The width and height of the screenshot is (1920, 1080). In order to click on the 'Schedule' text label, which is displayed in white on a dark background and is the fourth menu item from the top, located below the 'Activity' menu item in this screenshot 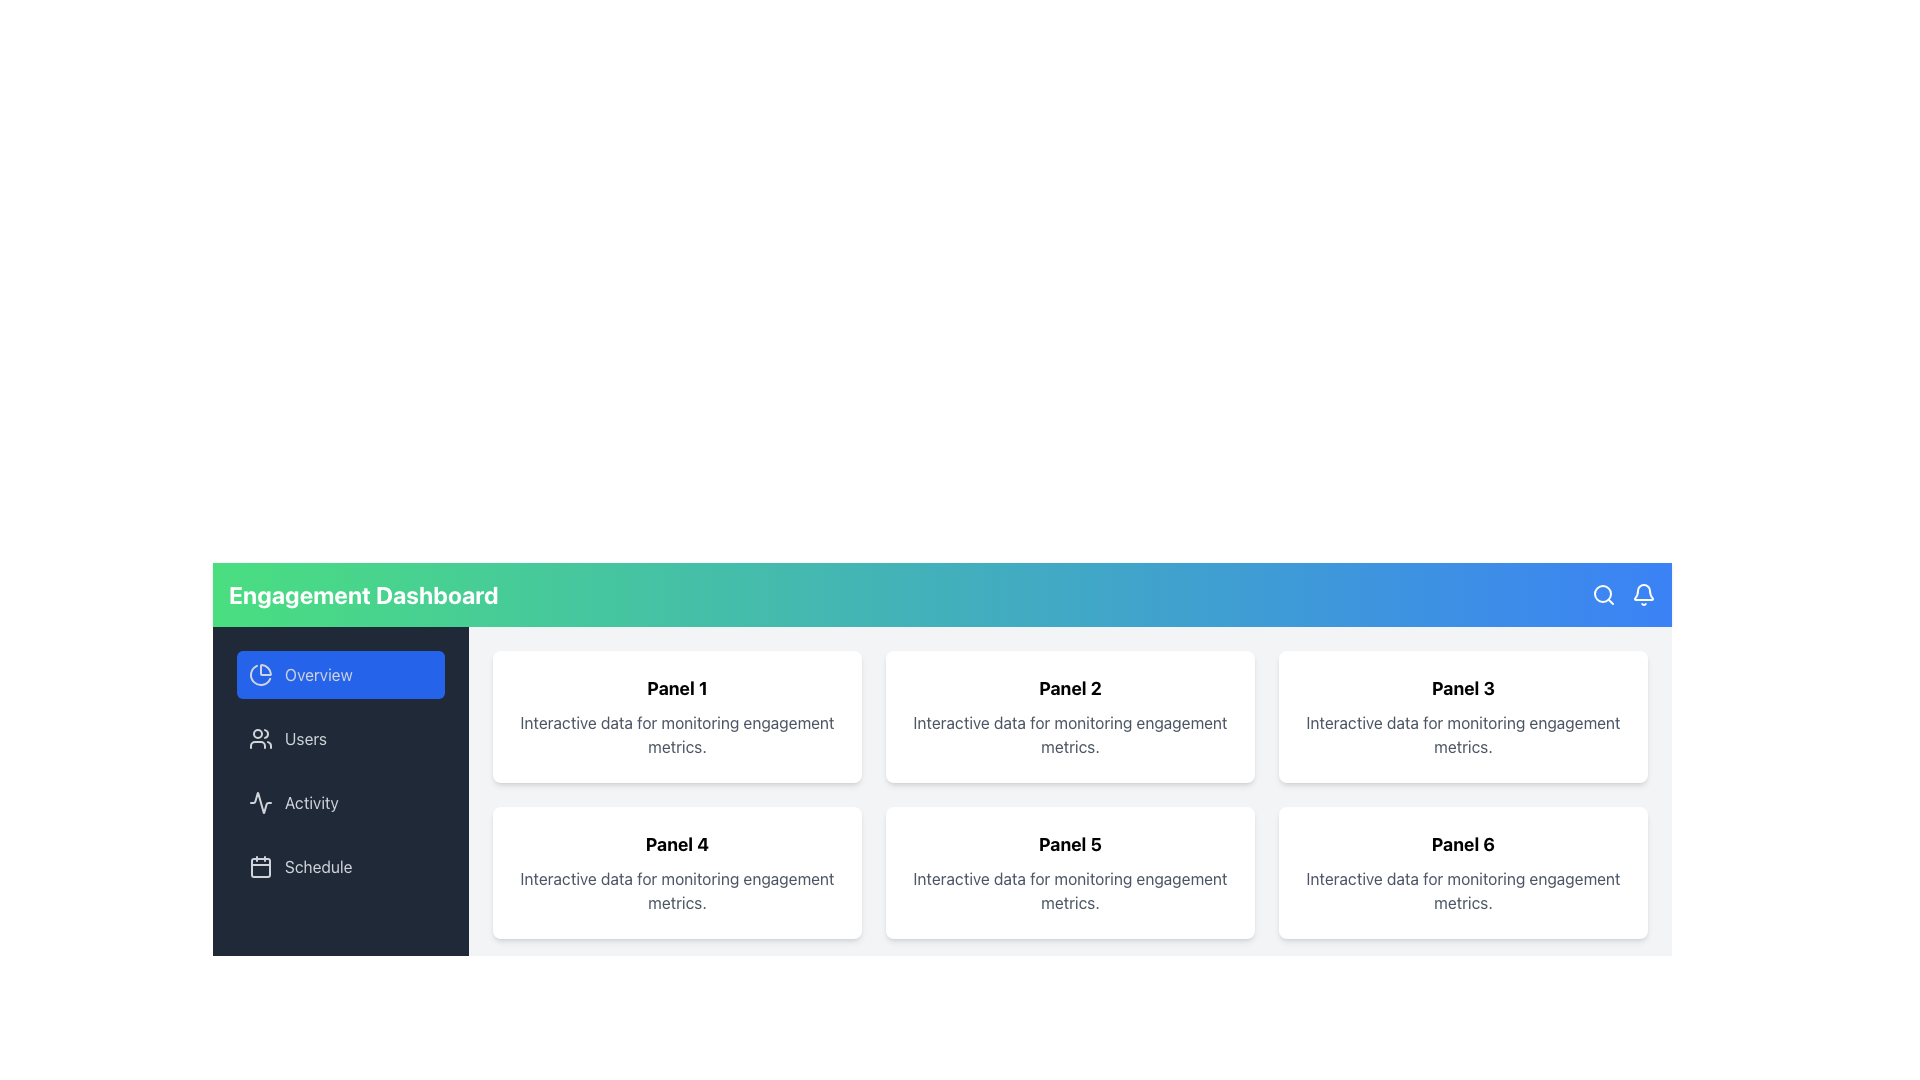, I will do `click(317, 866)`.